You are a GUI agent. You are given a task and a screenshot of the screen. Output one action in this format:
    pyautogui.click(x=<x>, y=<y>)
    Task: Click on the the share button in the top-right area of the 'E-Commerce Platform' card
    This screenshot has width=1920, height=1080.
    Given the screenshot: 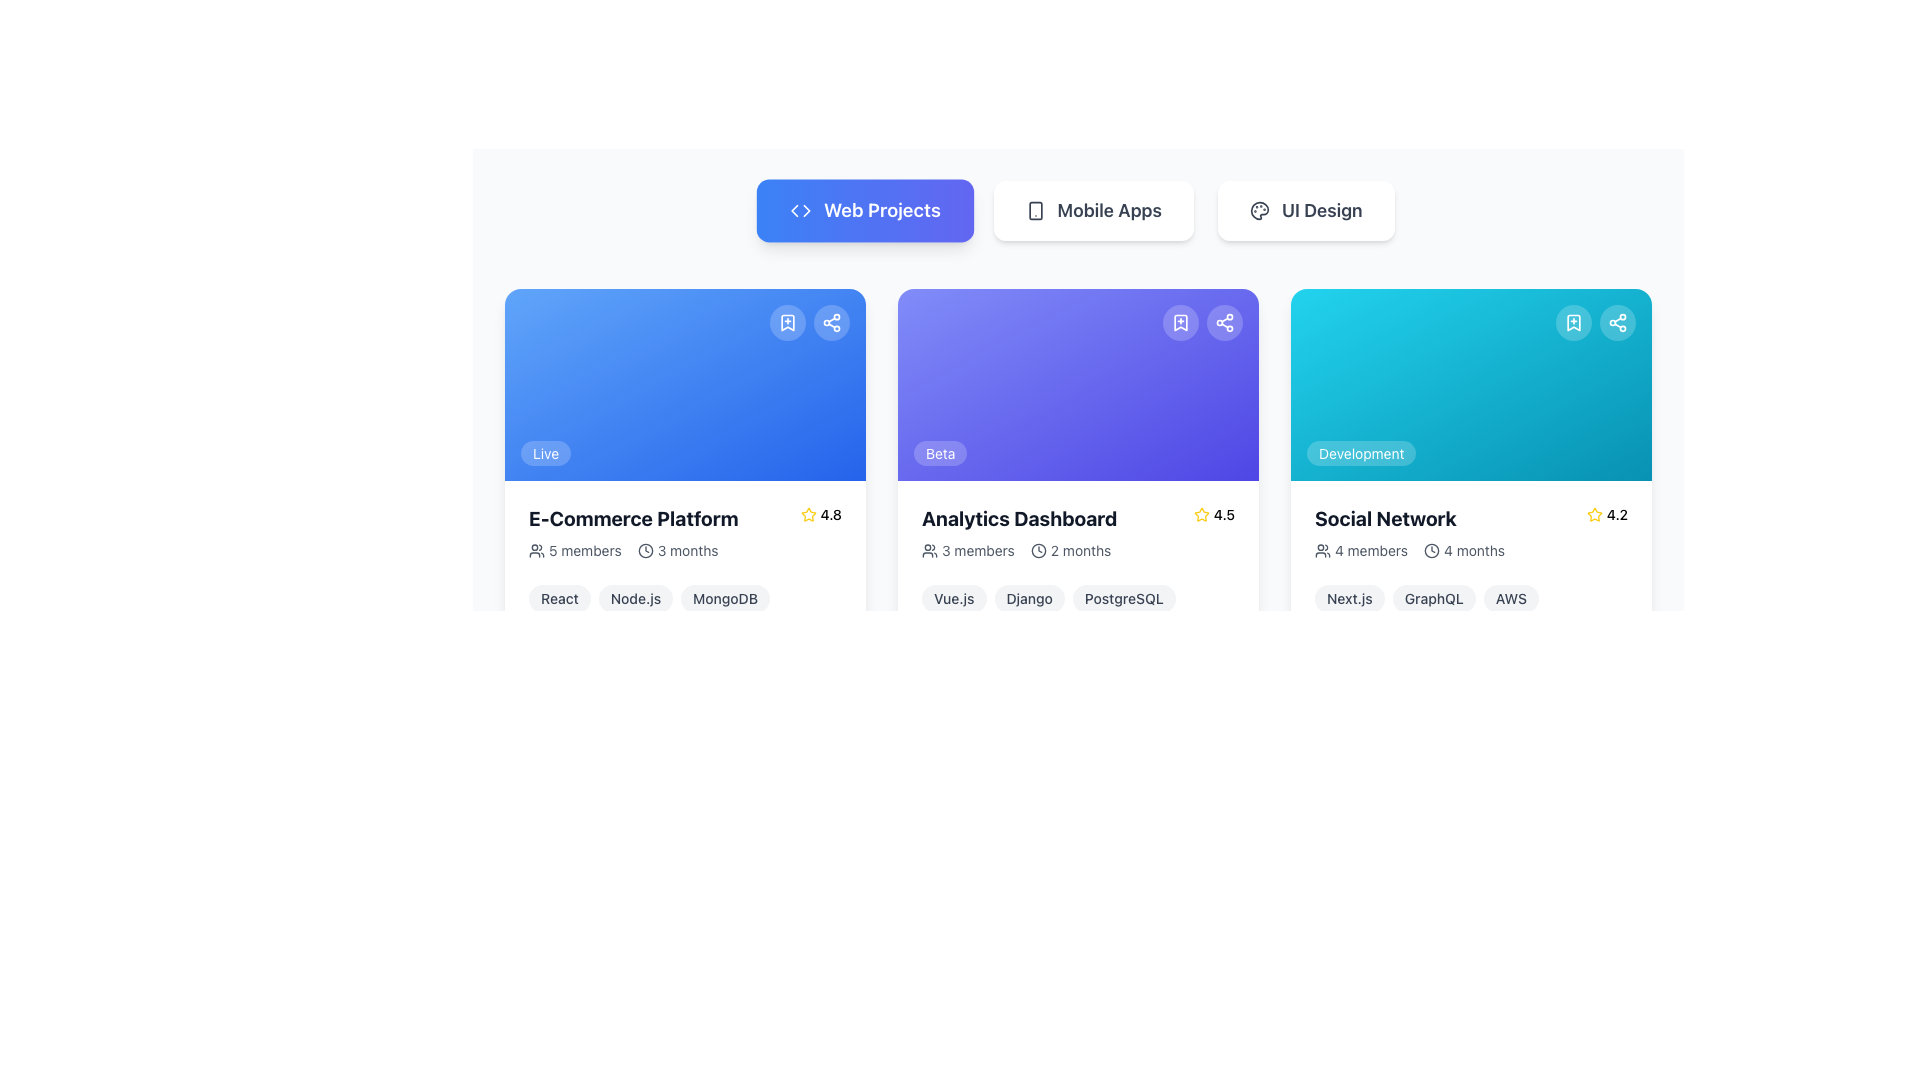 What is the action you would take?
    pyautogui.click(x=810, y=322)
    